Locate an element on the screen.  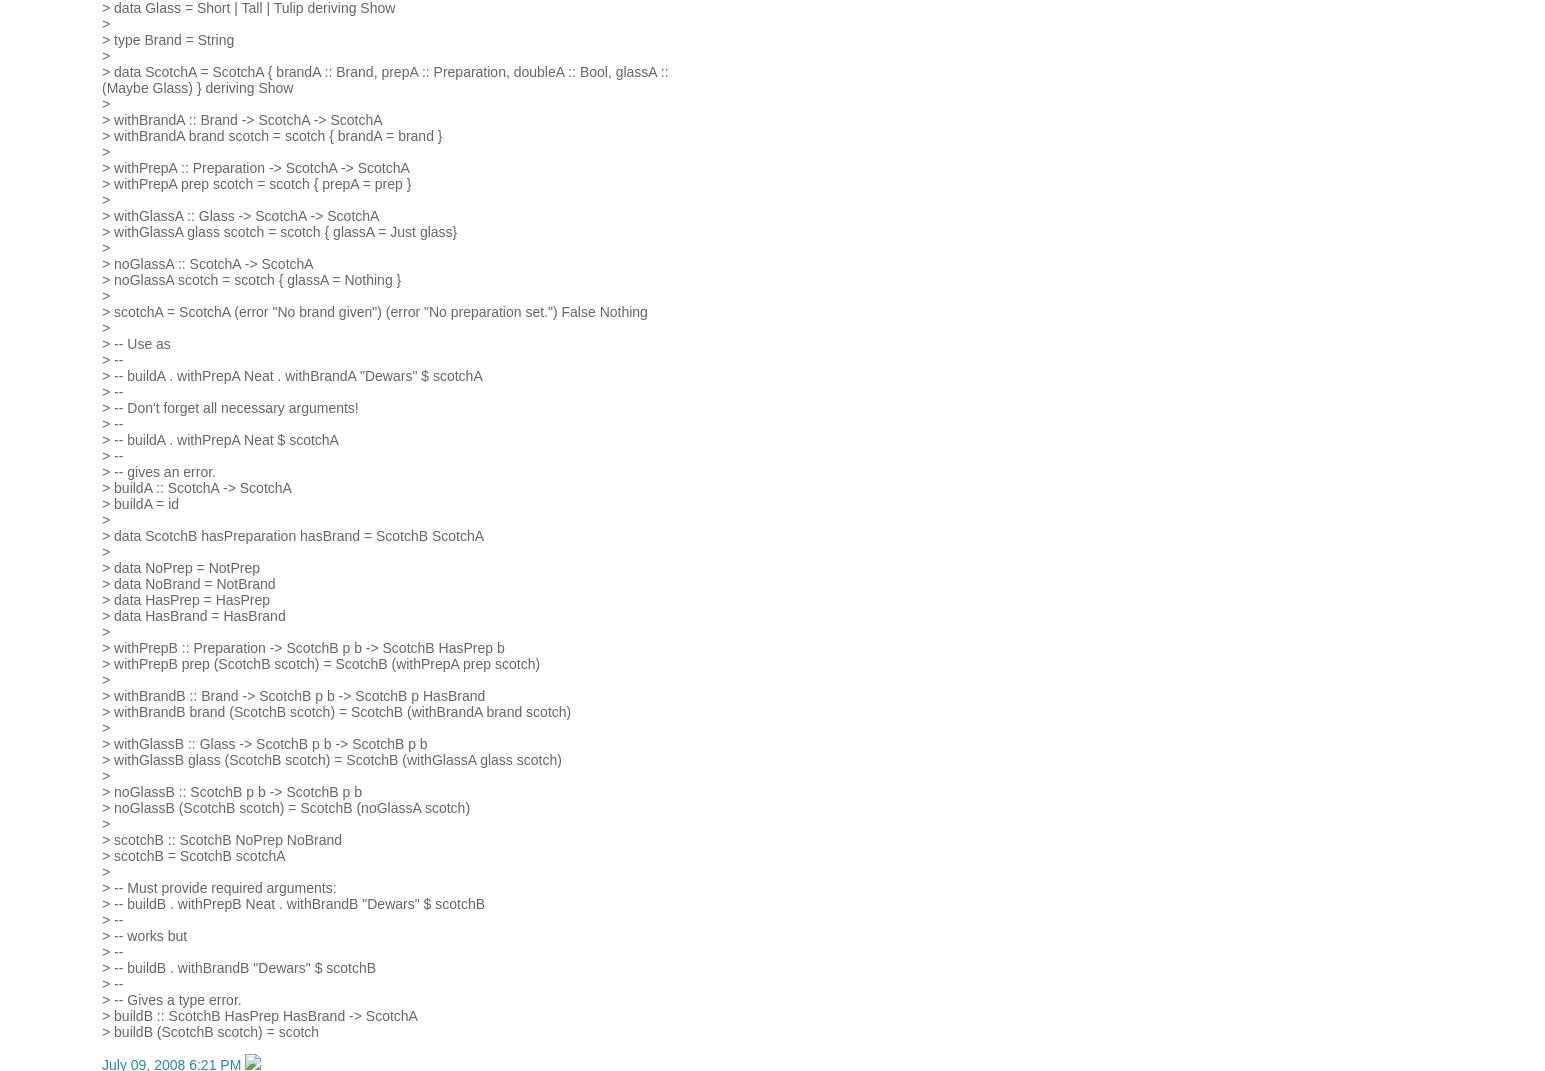
'> scotchB = ScotchB scotchA' is located at coordinates (193, 856).